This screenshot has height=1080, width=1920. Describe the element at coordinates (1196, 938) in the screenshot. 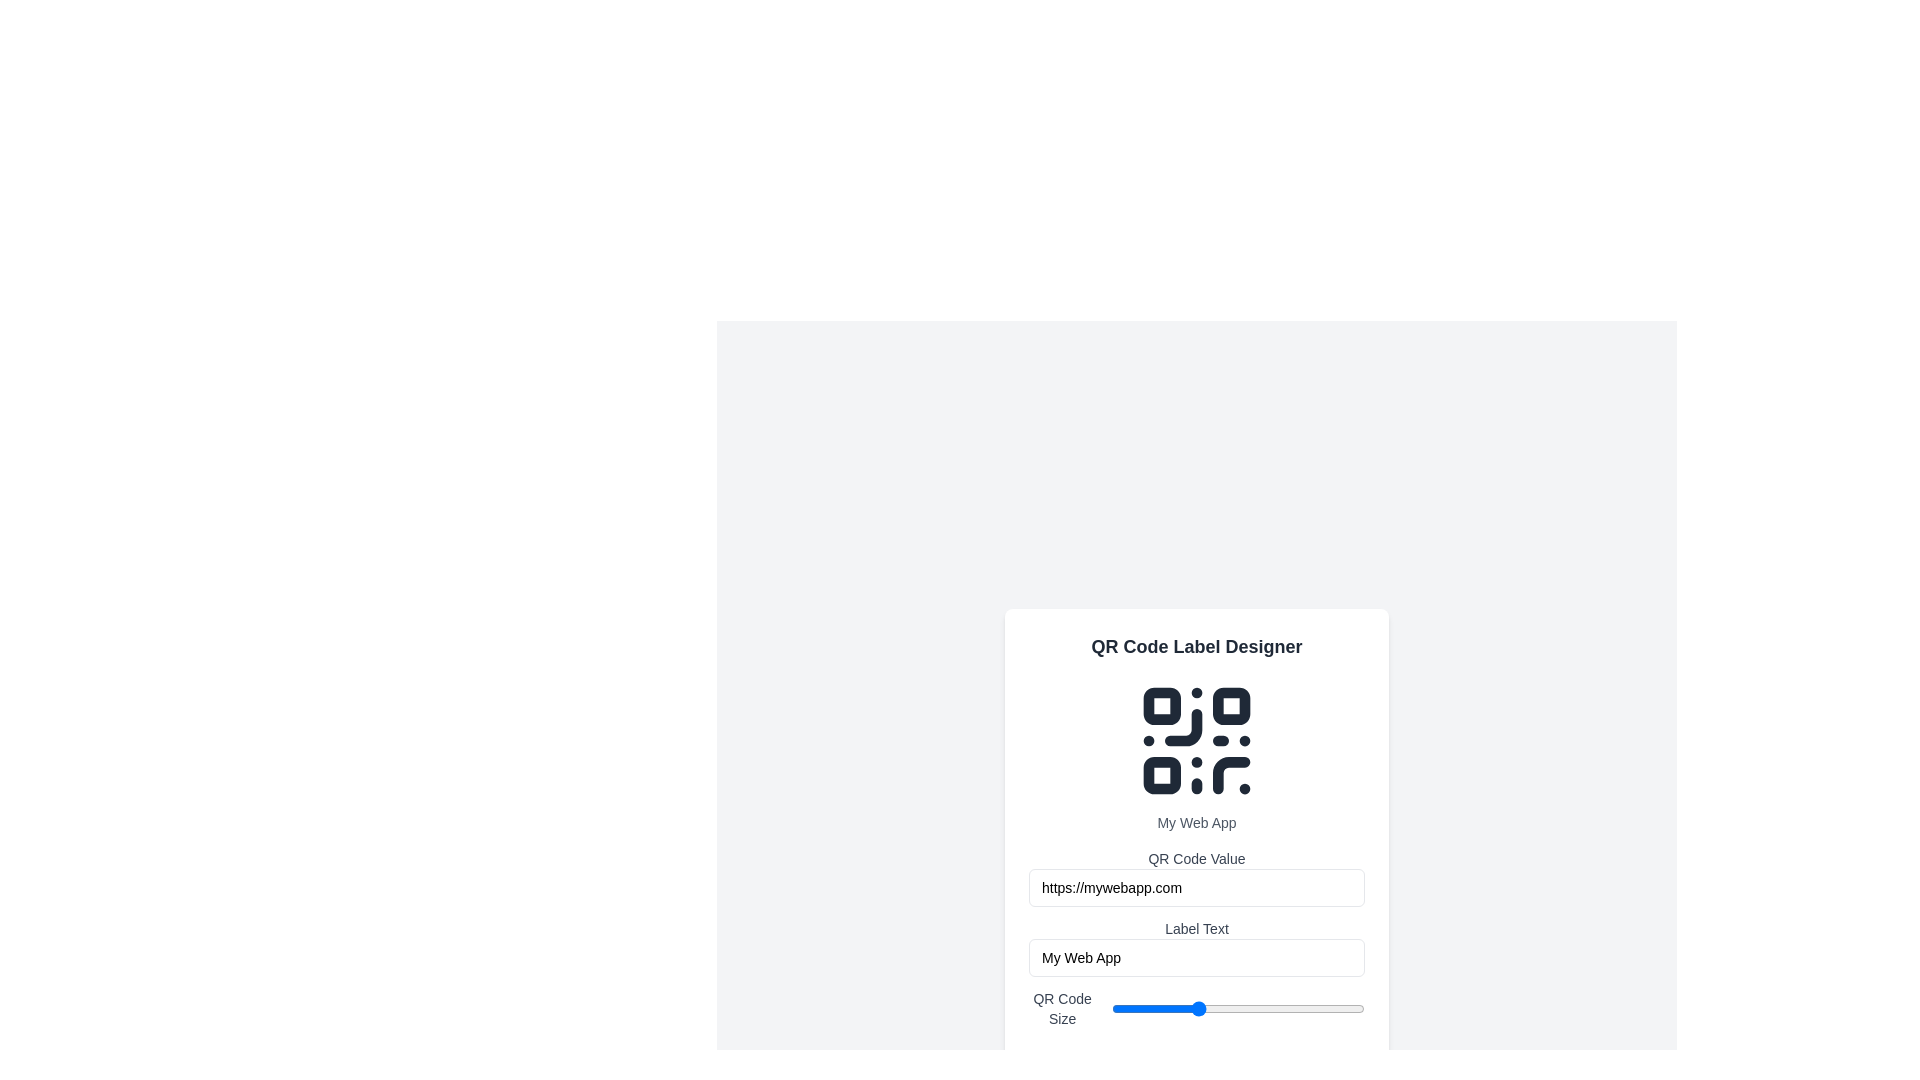

I see `the Text label that serves as a subtitle for the QR Code Value input field, located directly above 'My Web App'` at that location.